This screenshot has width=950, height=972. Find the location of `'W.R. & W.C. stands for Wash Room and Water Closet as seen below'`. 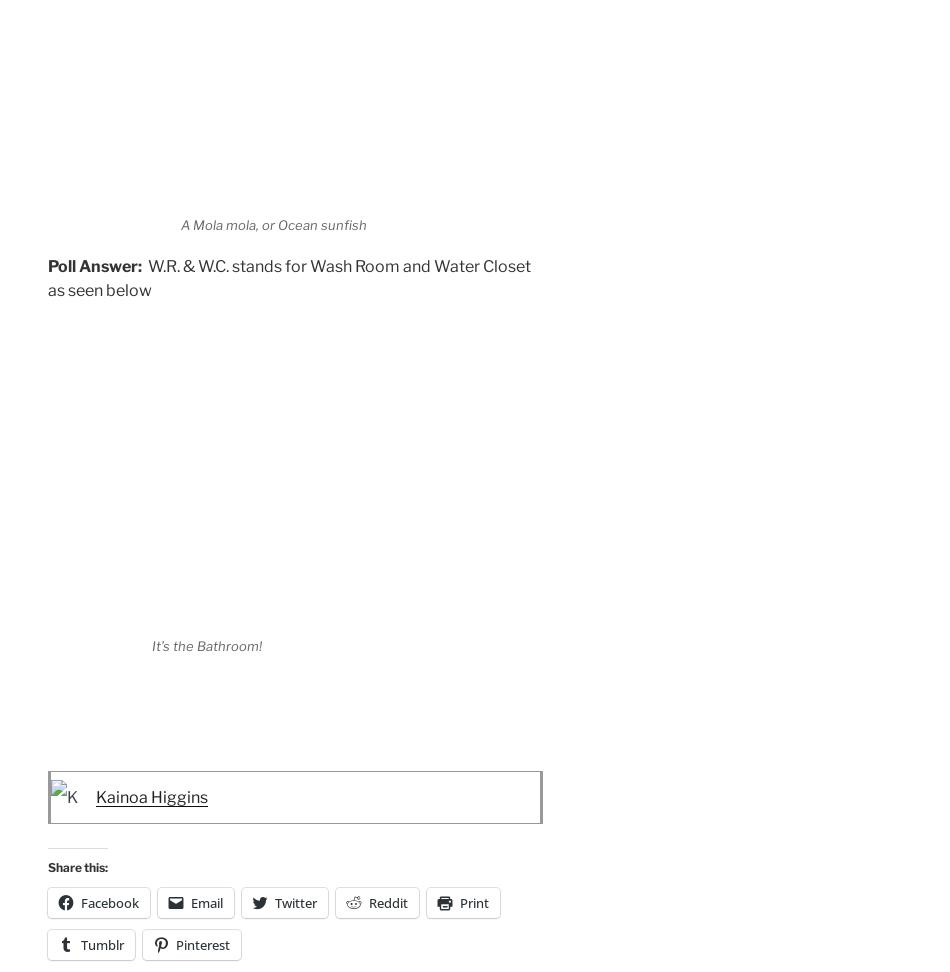

'W.R. & W.C. stands for Wash Room and Water Closet as seen below' is located at coordinates (288, 277).